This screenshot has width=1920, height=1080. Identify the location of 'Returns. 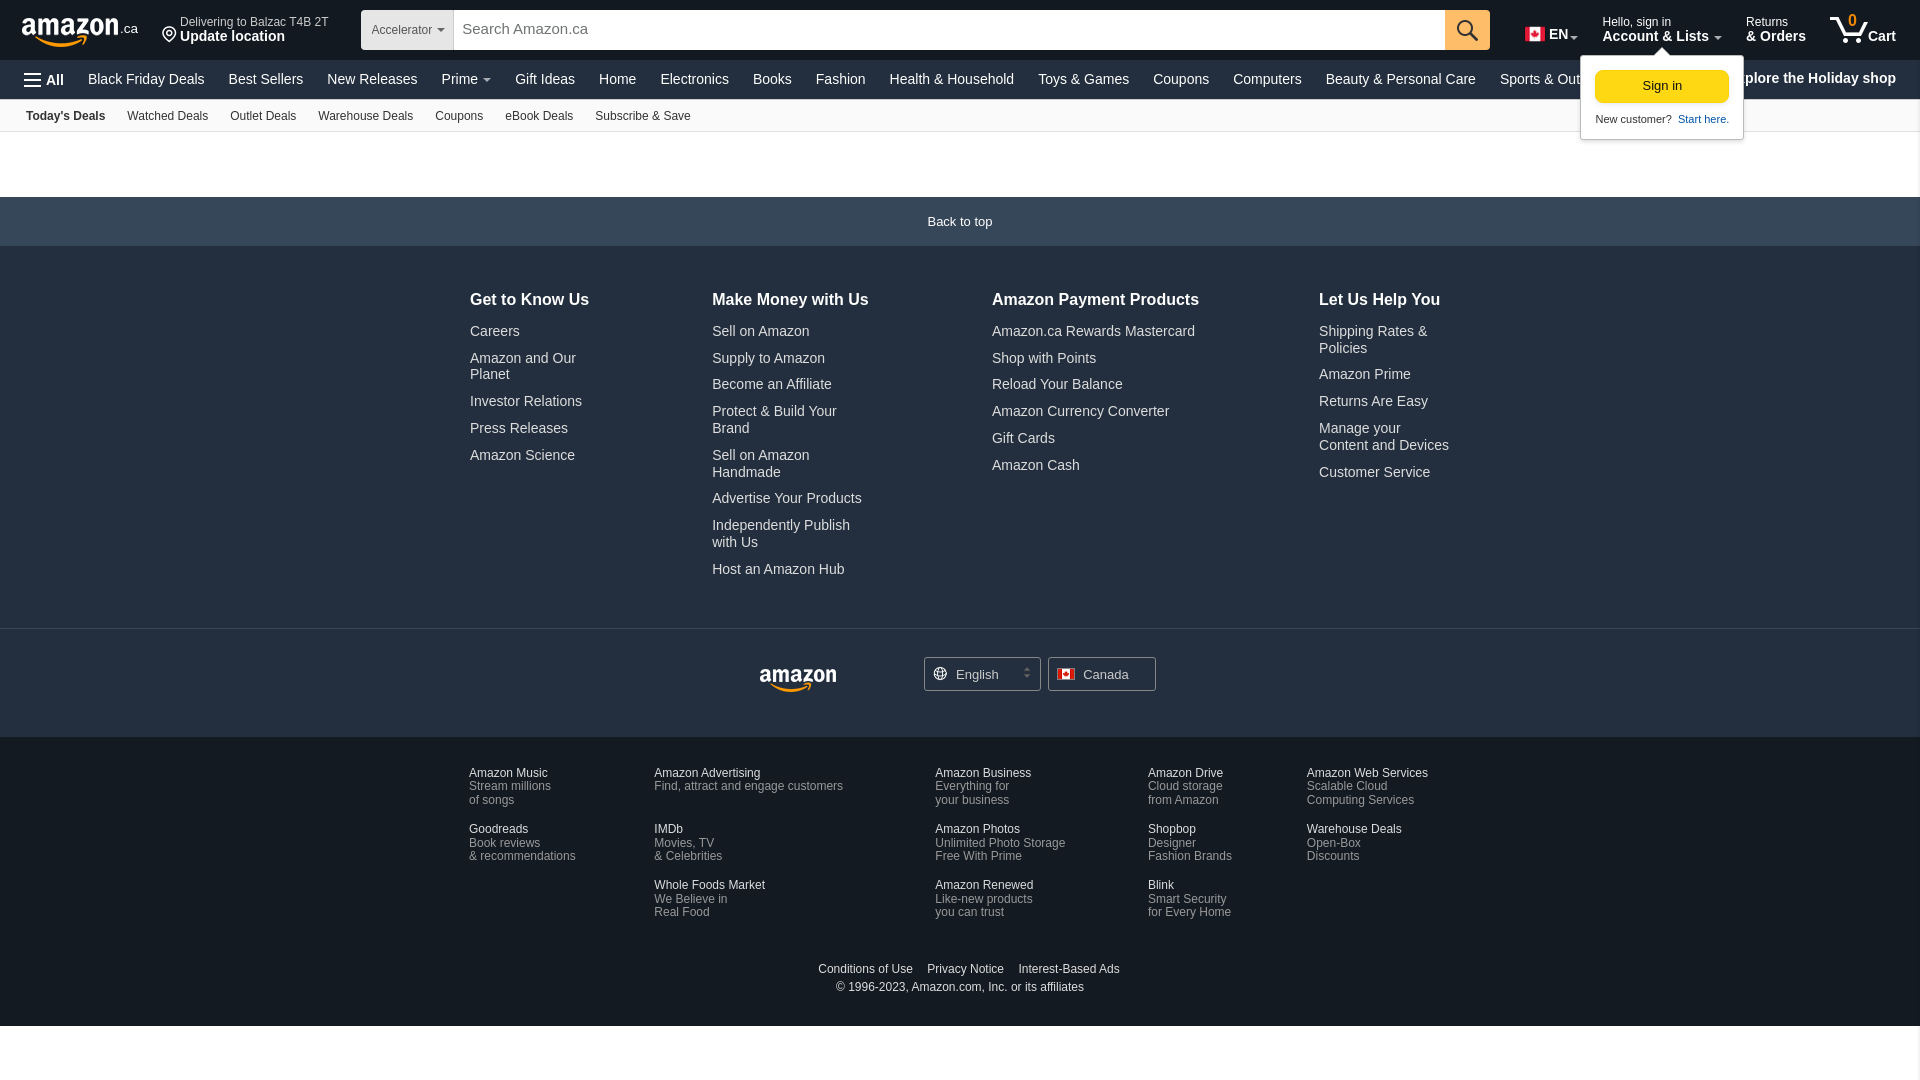
(1776, 30).